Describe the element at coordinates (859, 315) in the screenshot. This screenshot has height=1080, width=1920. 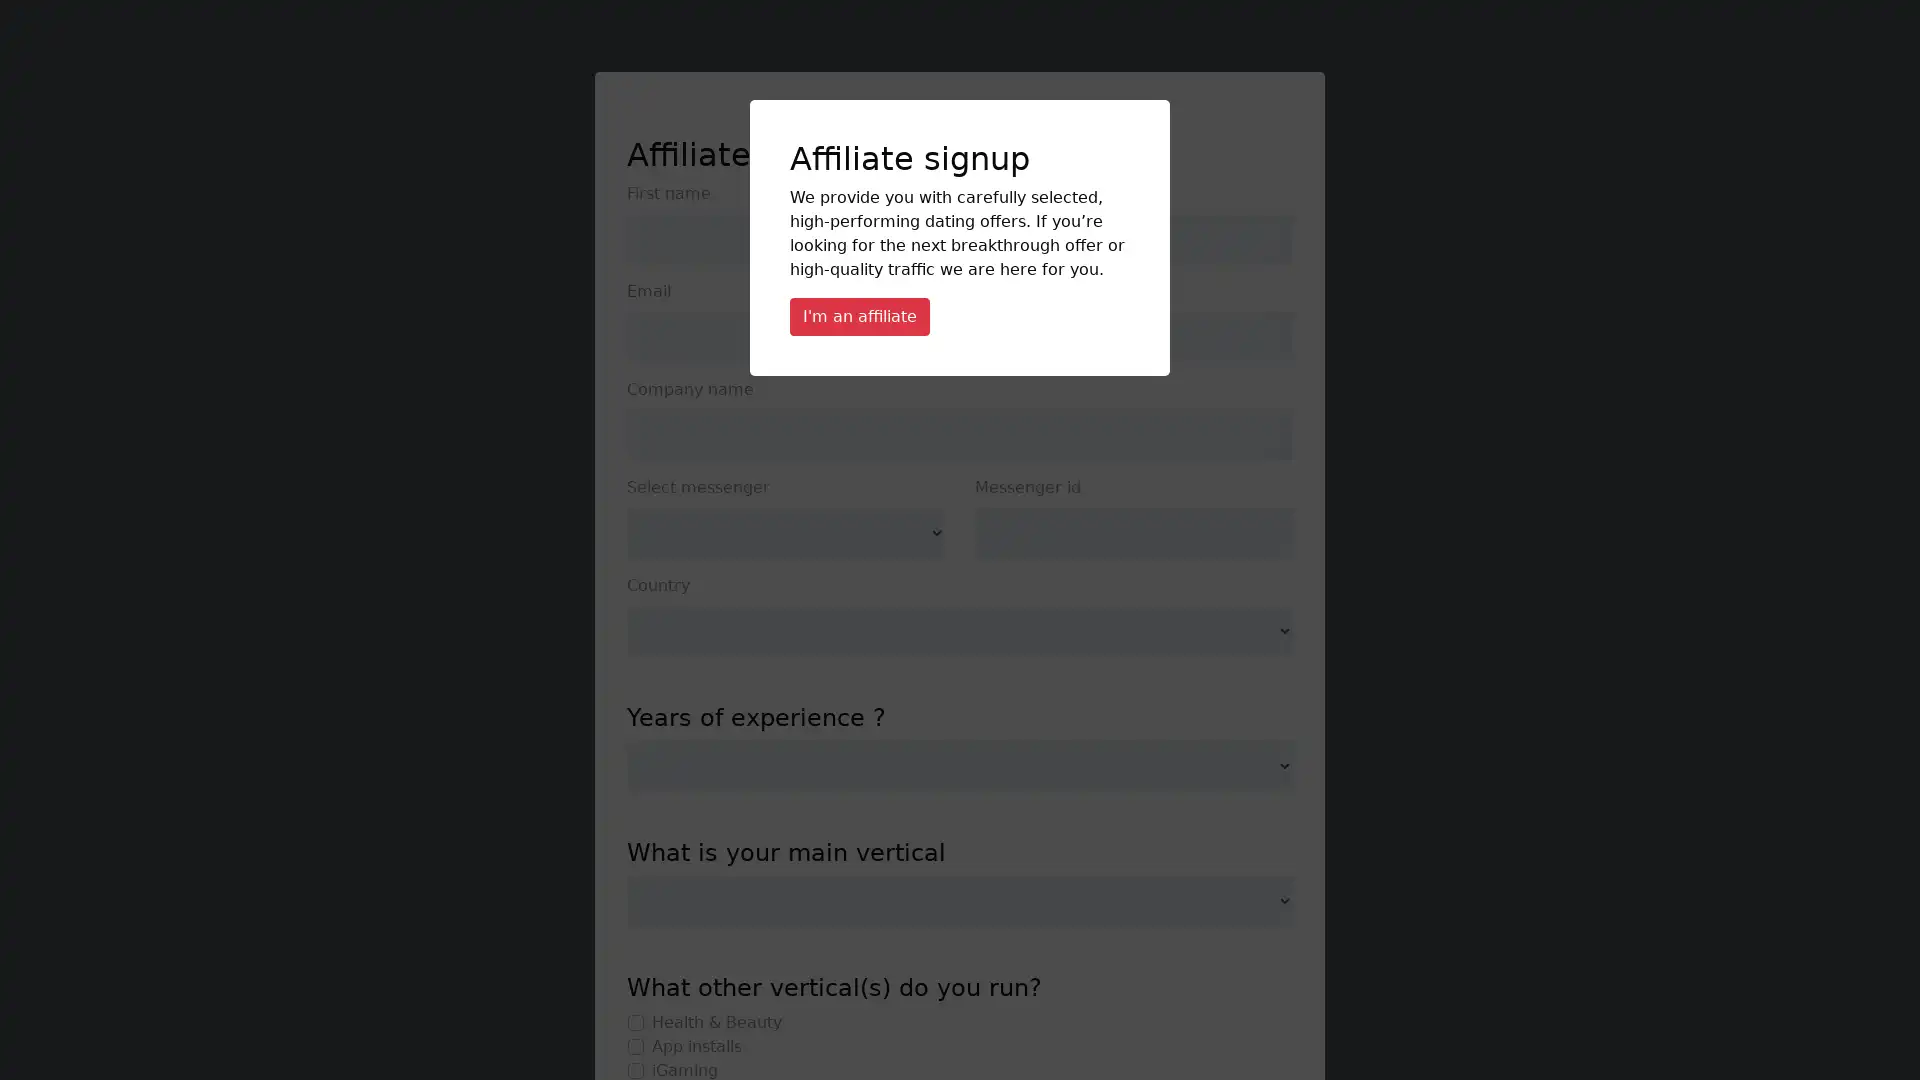
I see `I'm an affiliate` at that location.